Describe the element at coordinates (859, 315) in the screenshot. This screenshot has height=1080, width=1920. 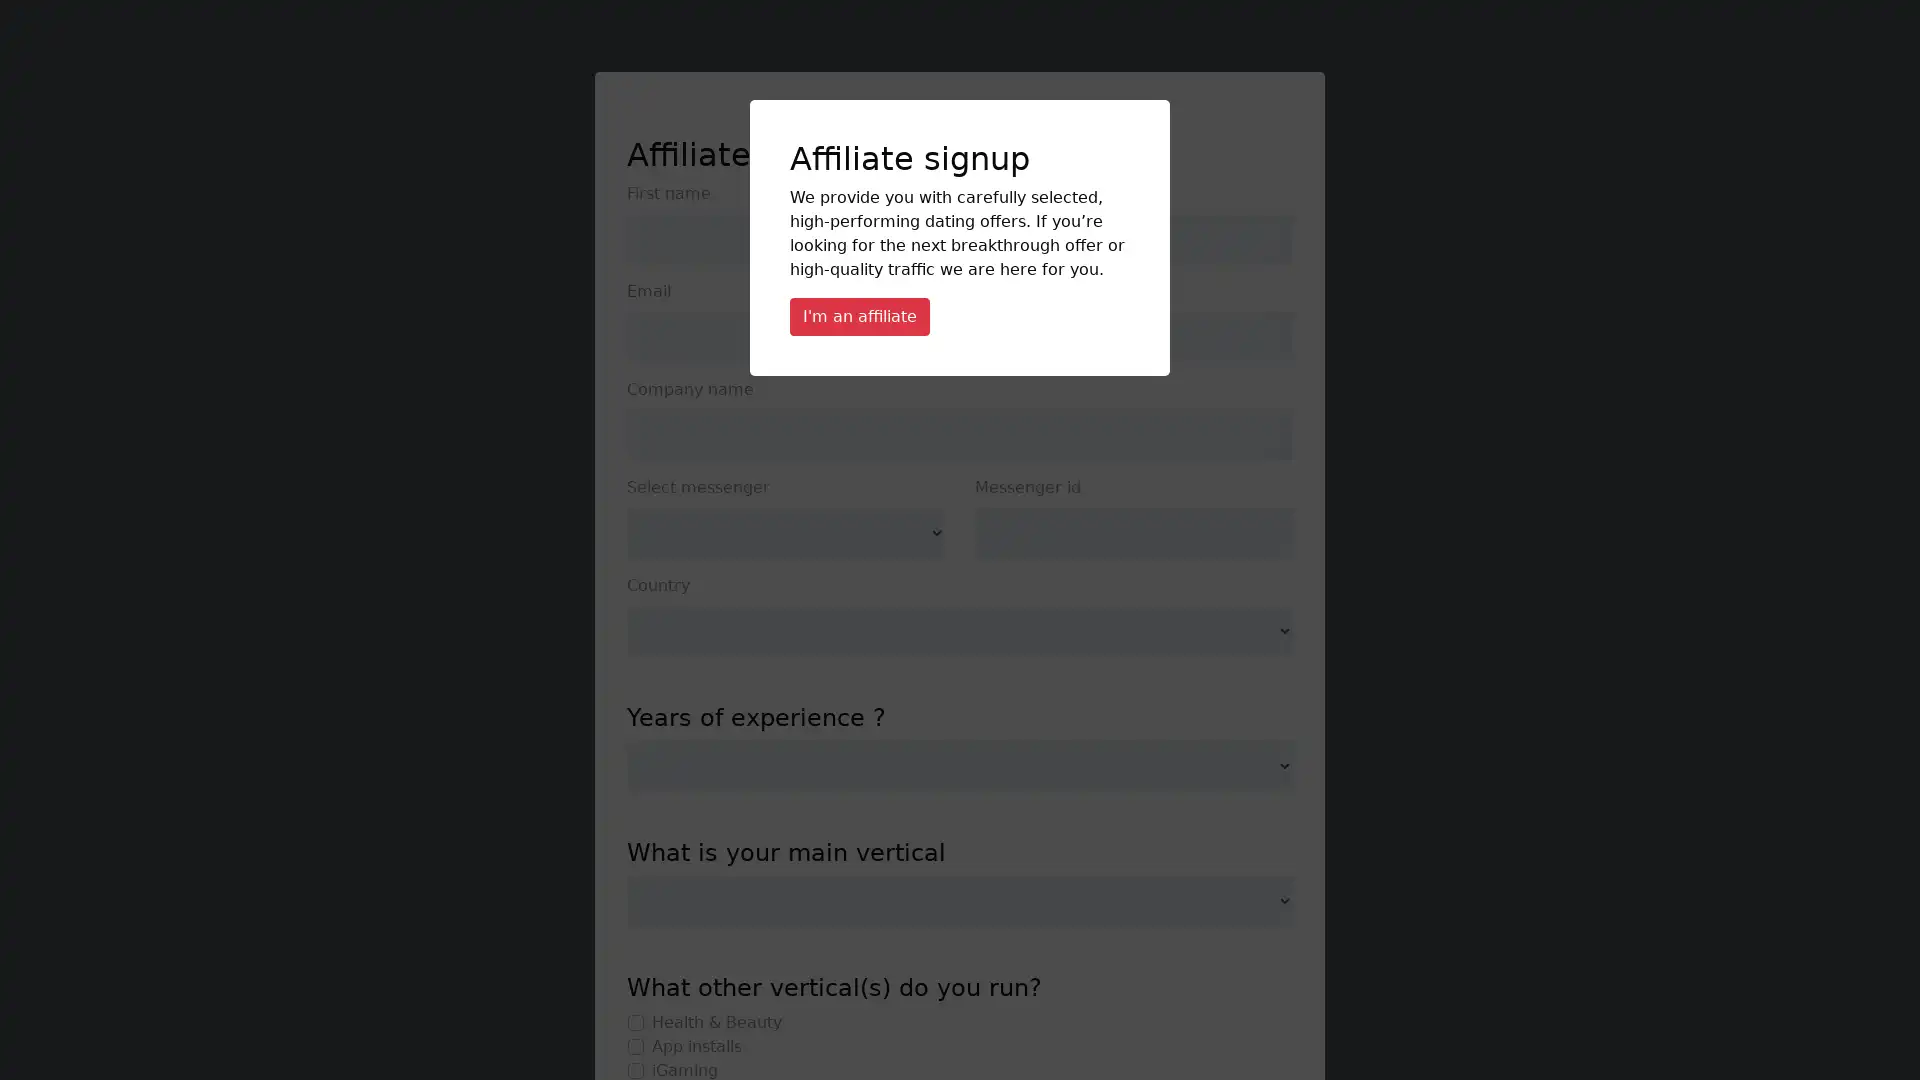
I see `I'm an affiliate` at that location.